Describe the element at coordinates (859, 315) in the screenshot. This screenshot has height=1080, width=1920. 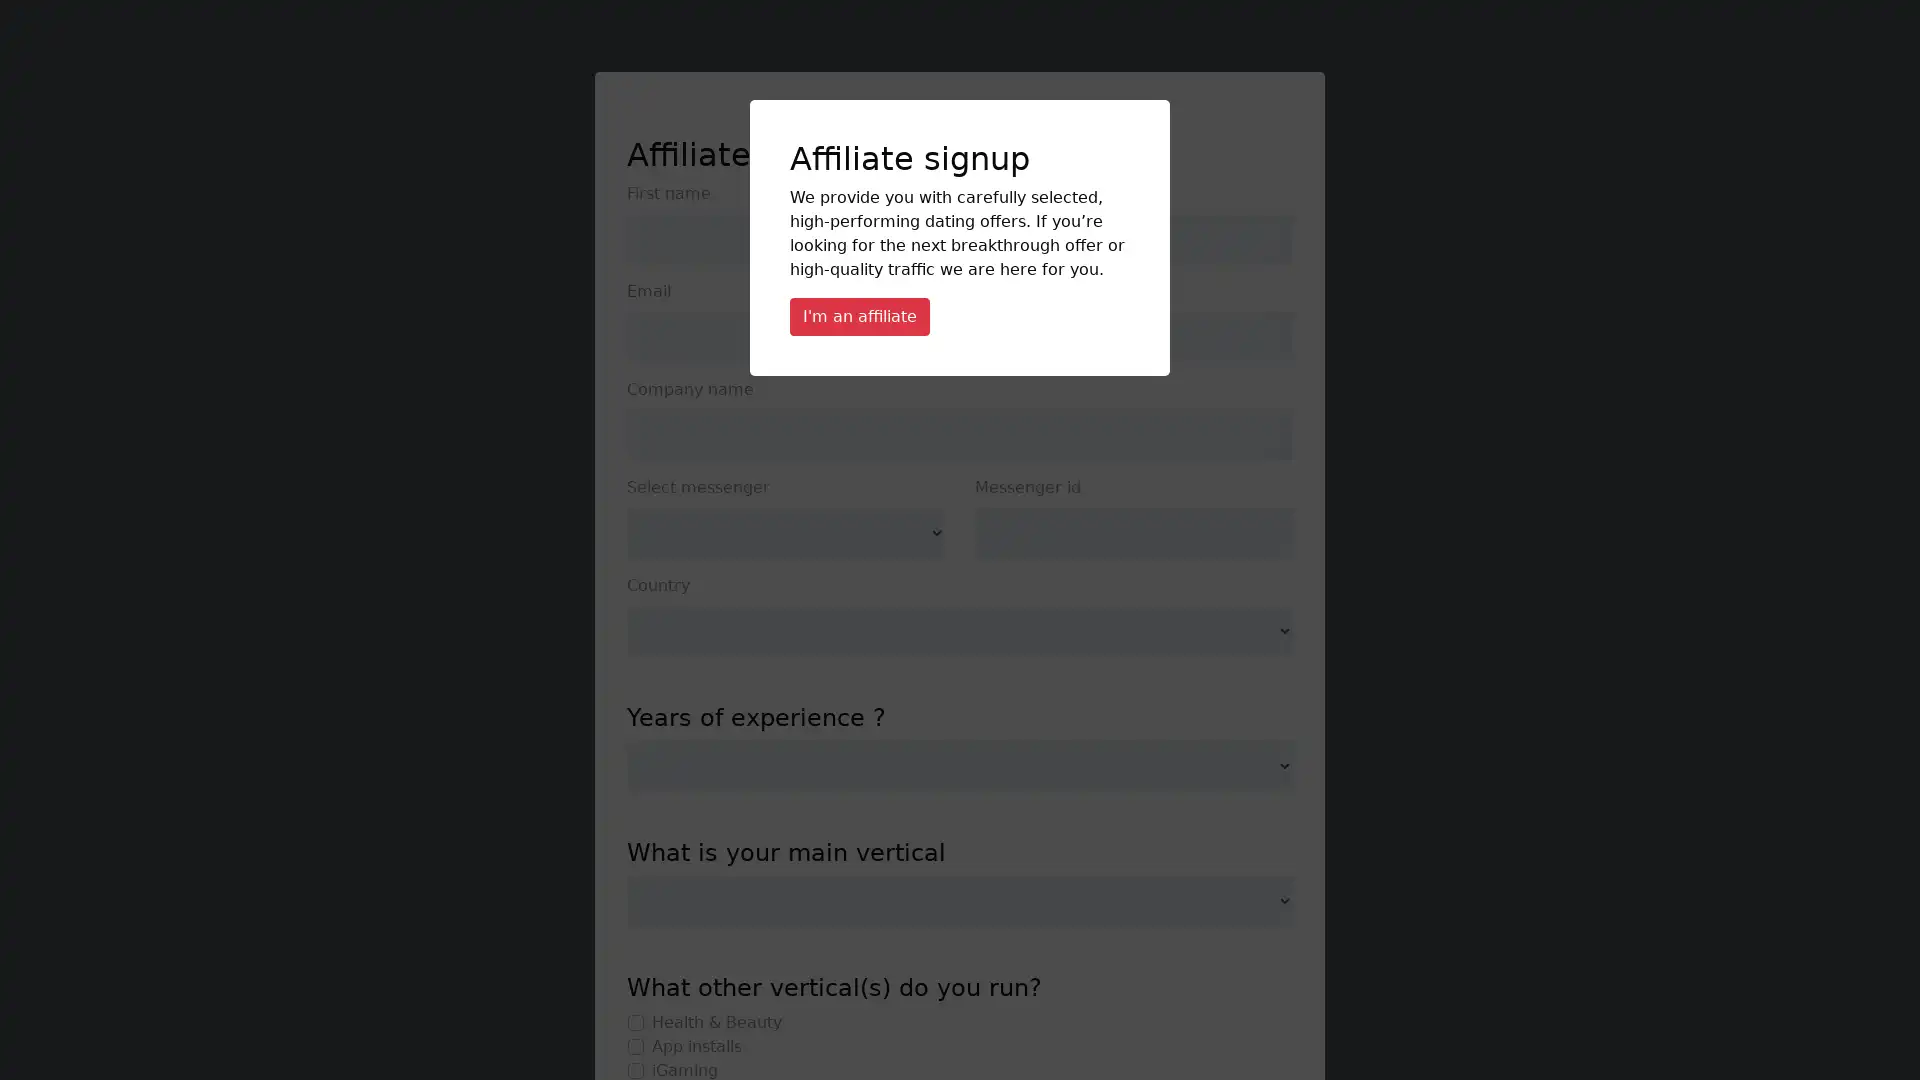
I see `I'm an affiliate` at that location.